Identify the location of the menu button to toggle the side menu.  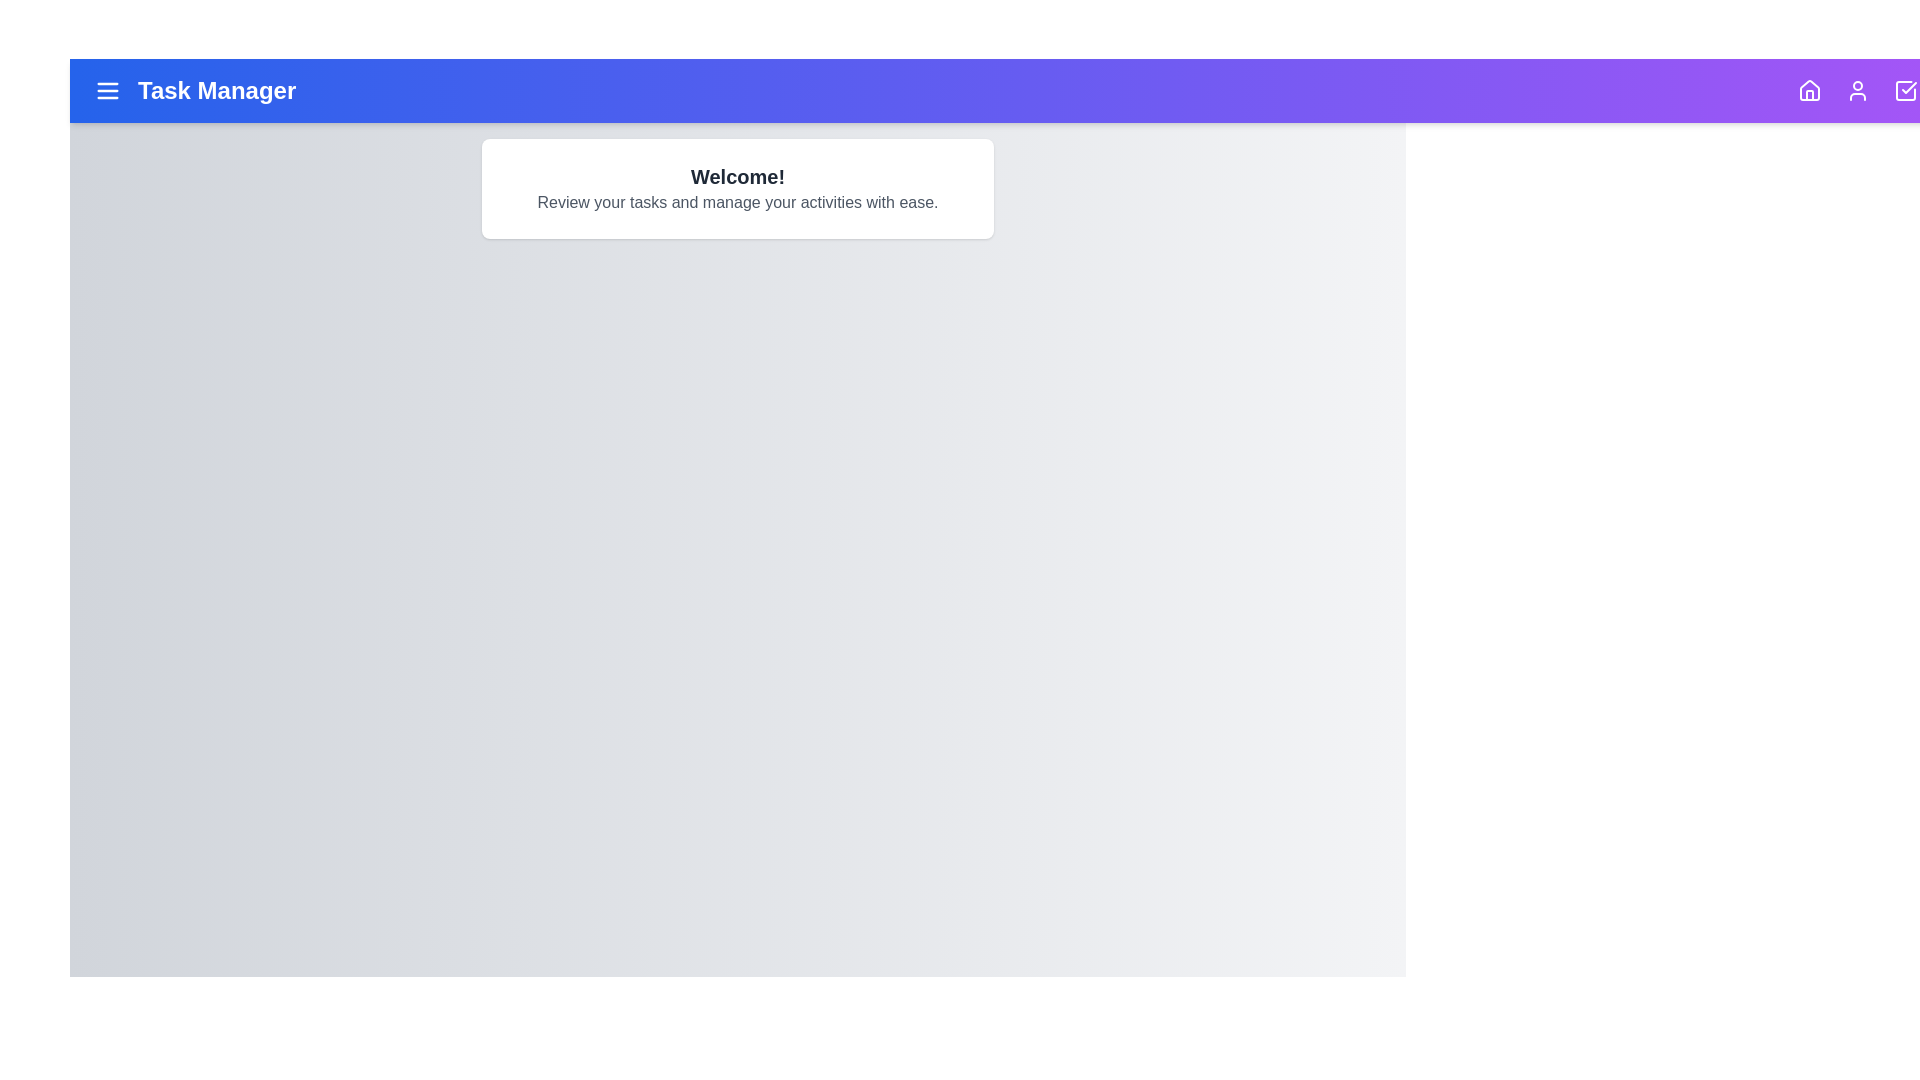
(107, 91).